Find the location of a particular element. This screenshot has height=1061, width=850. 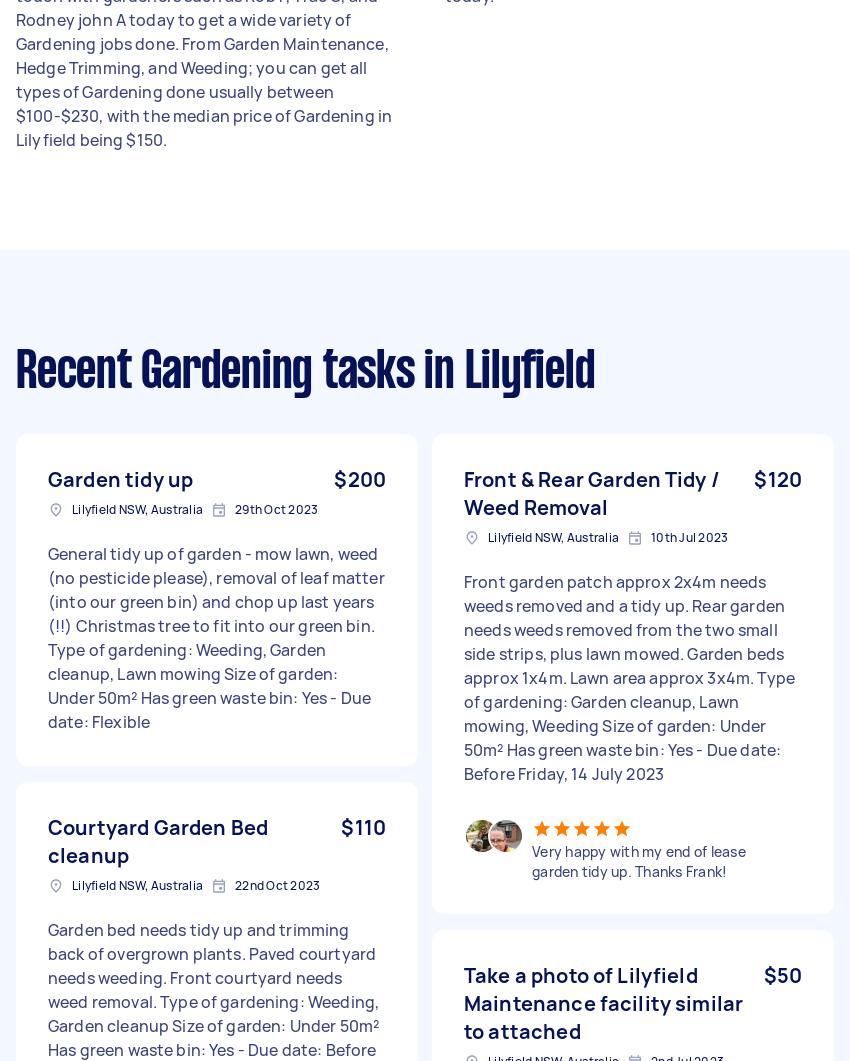

'Front garden patch approx 2x4m needs weeds removed and a tidy up.
Rear garden needs weeds removed from the two small side strips, plus lawn mowed. Garden beds approx 1x4m. Lawn area approx 3x4m.
Type of gardening: Garden cleanup, Lawn mowing, Weeding
Size of garden: Under 50m²
Has green waste bin: Yes

-
Due date: Before Friday, 14 July 2023' is located at coordinates (628, 676).